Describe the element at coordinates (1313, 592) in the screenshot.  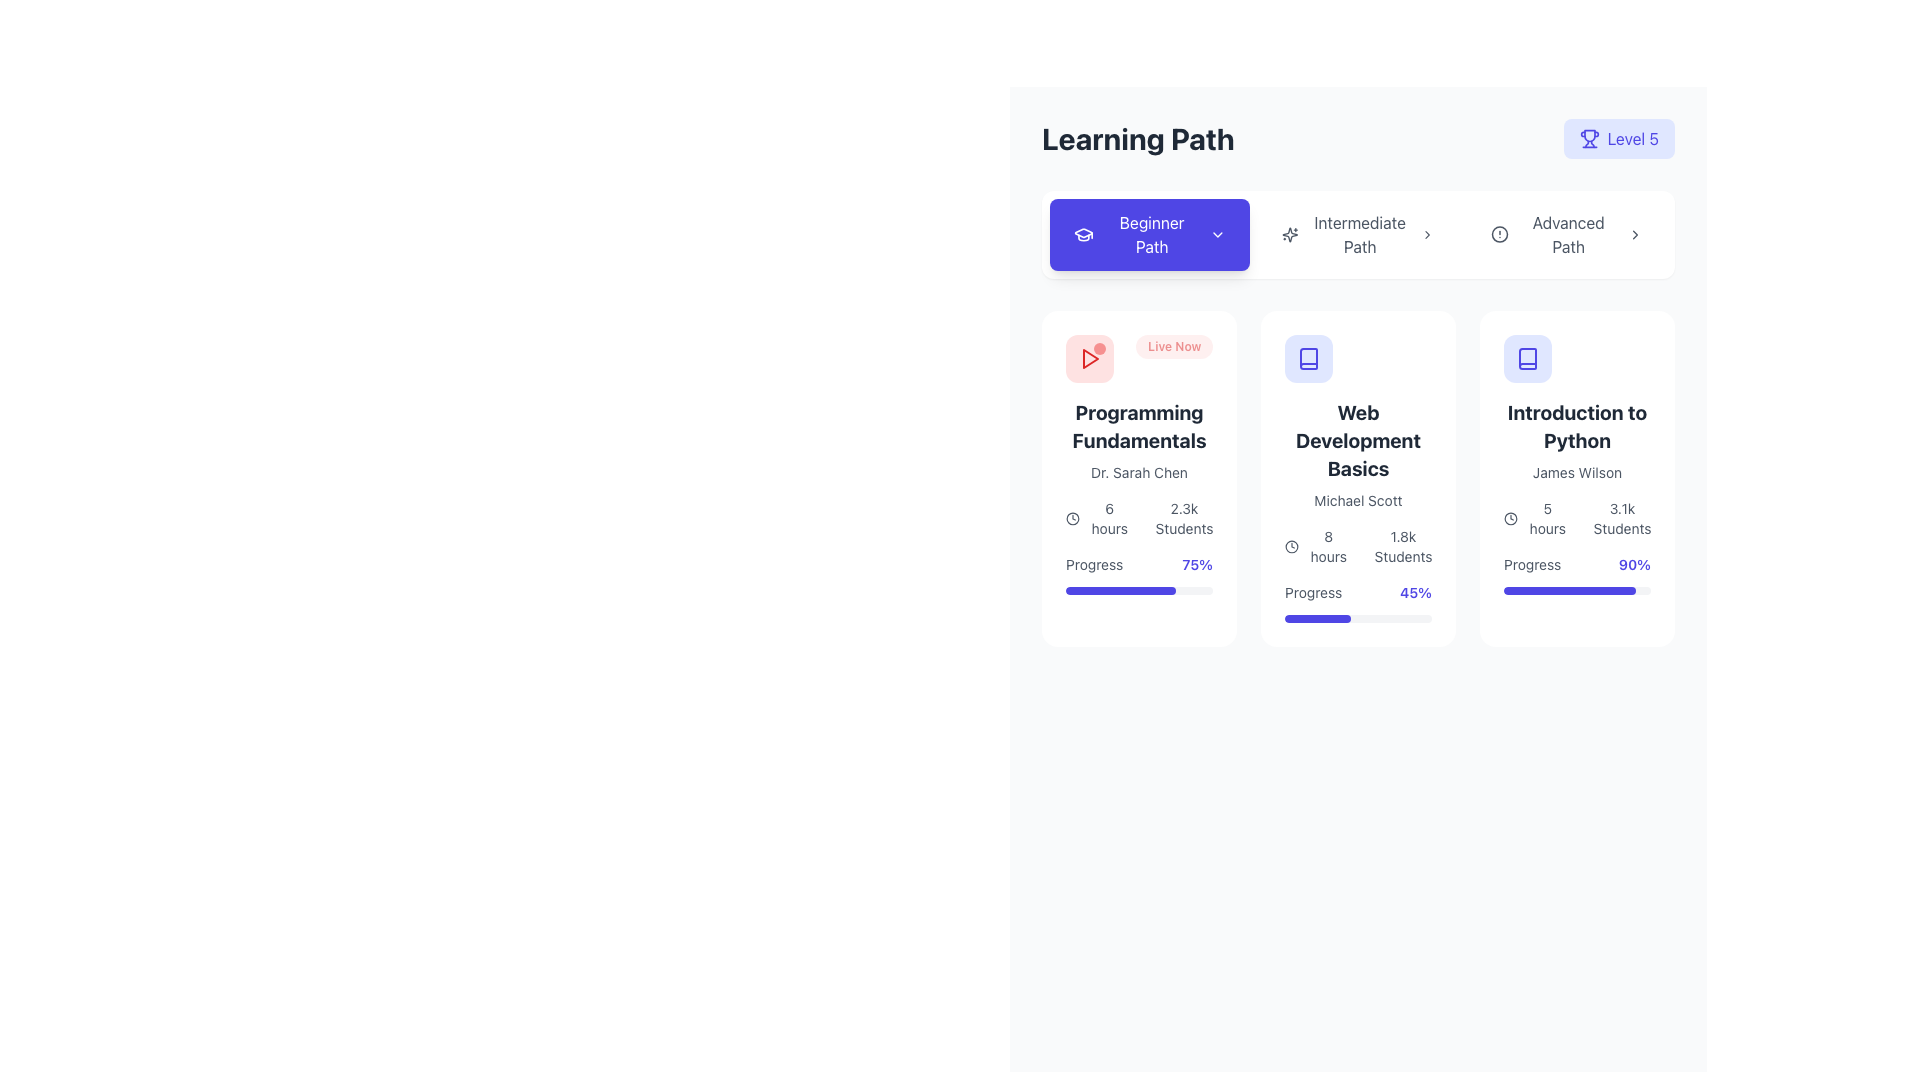
I see `text label displaying the course completion status, which shows 'Progress' followed by the percentage (45%) in the Web Development Basics card` at that location.